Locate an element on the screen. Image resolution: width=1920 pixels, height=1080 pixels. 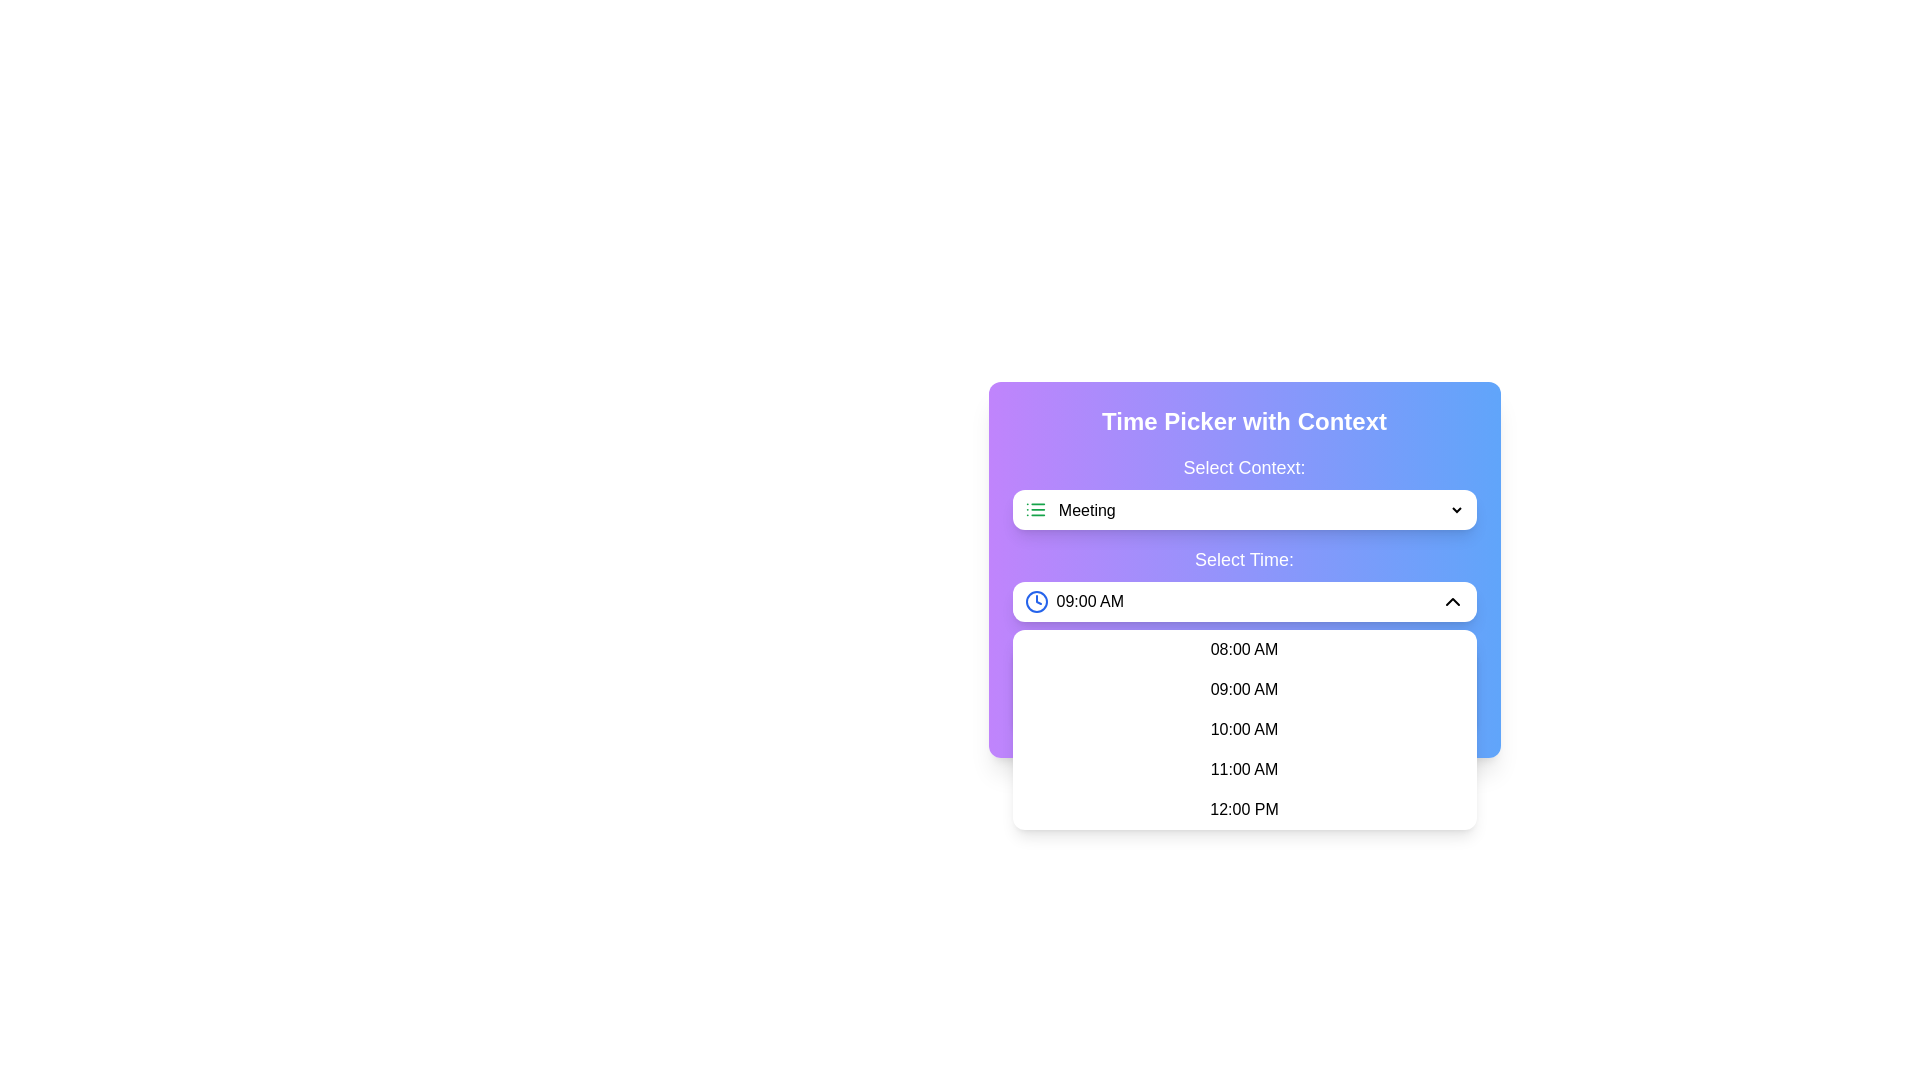
the SVG icon representing the 'Meeting' category, located on the left side of the text label in the 'Time Picker with Context' interface is located at coordinates (1035, 508).